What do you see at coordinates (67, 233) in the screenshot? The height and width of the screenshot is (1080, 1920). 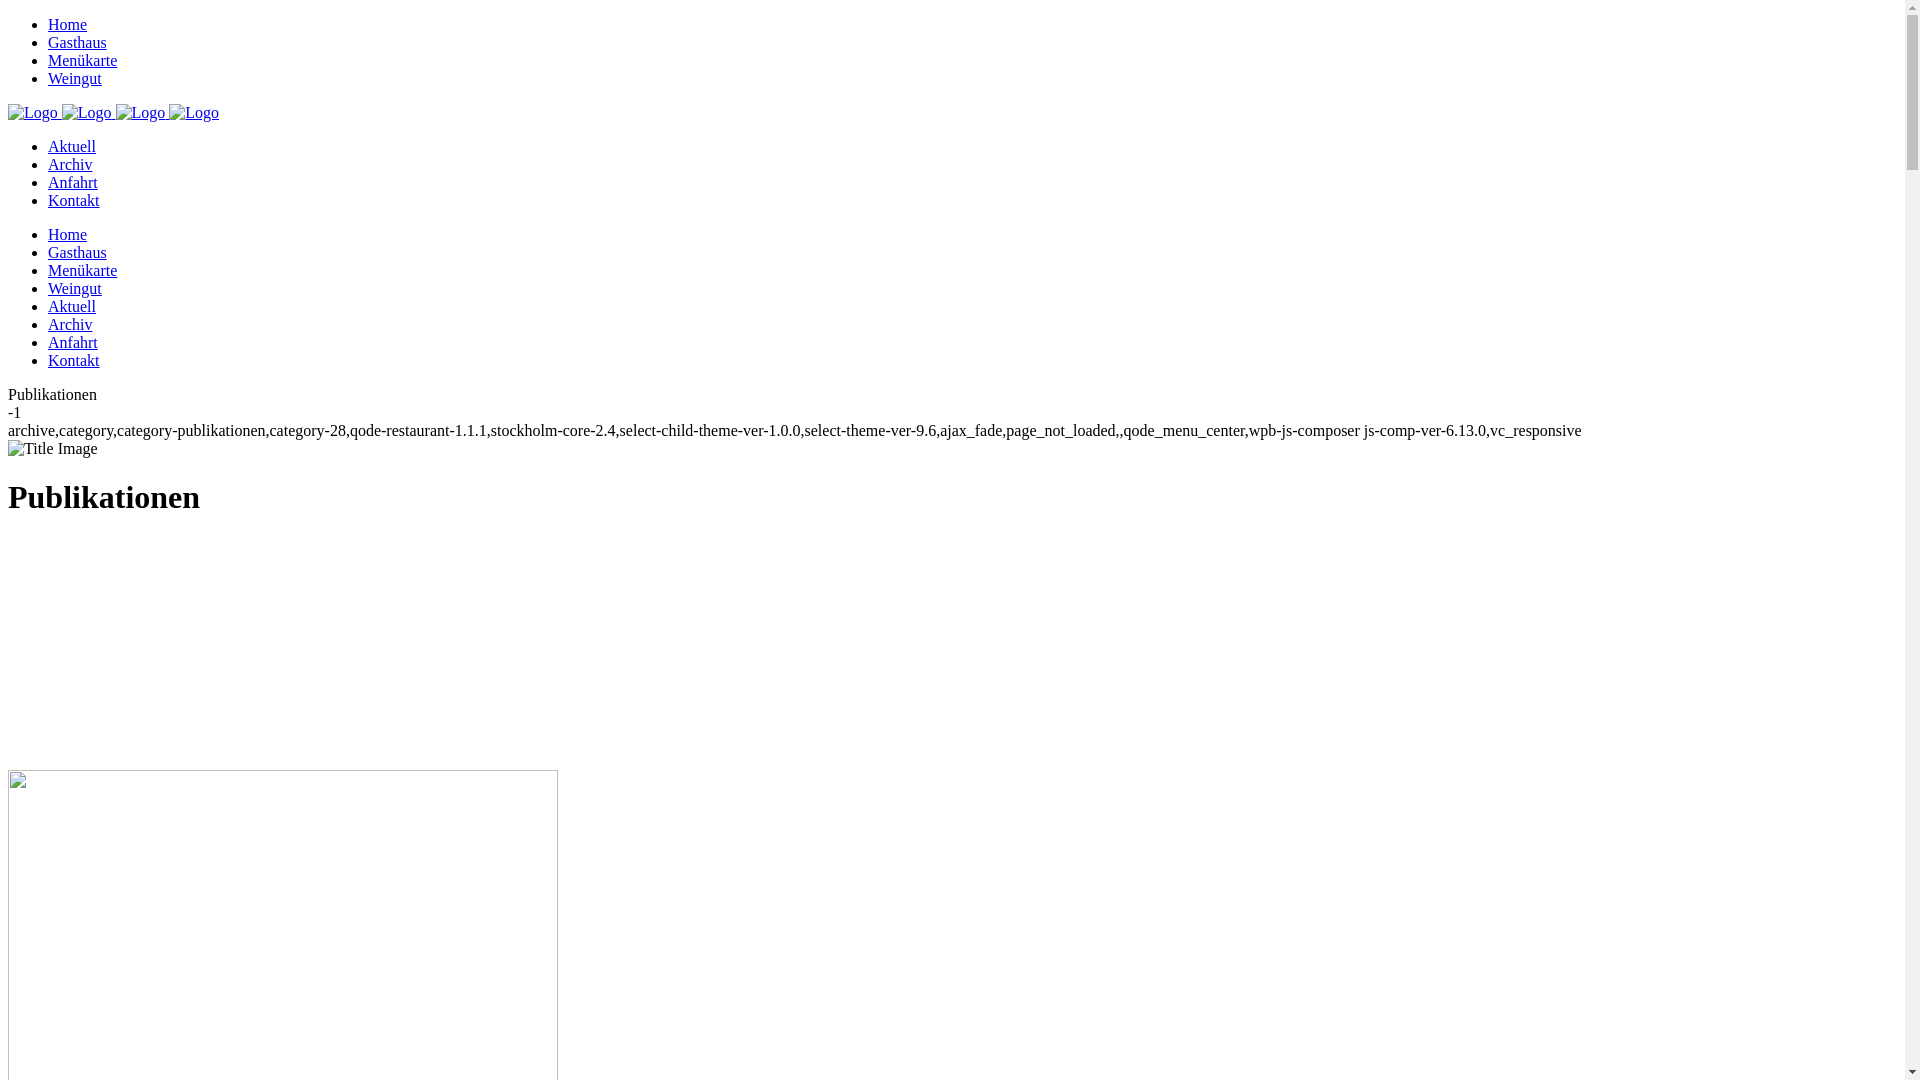 I see `'Home'` at bounding box center [67, 233].